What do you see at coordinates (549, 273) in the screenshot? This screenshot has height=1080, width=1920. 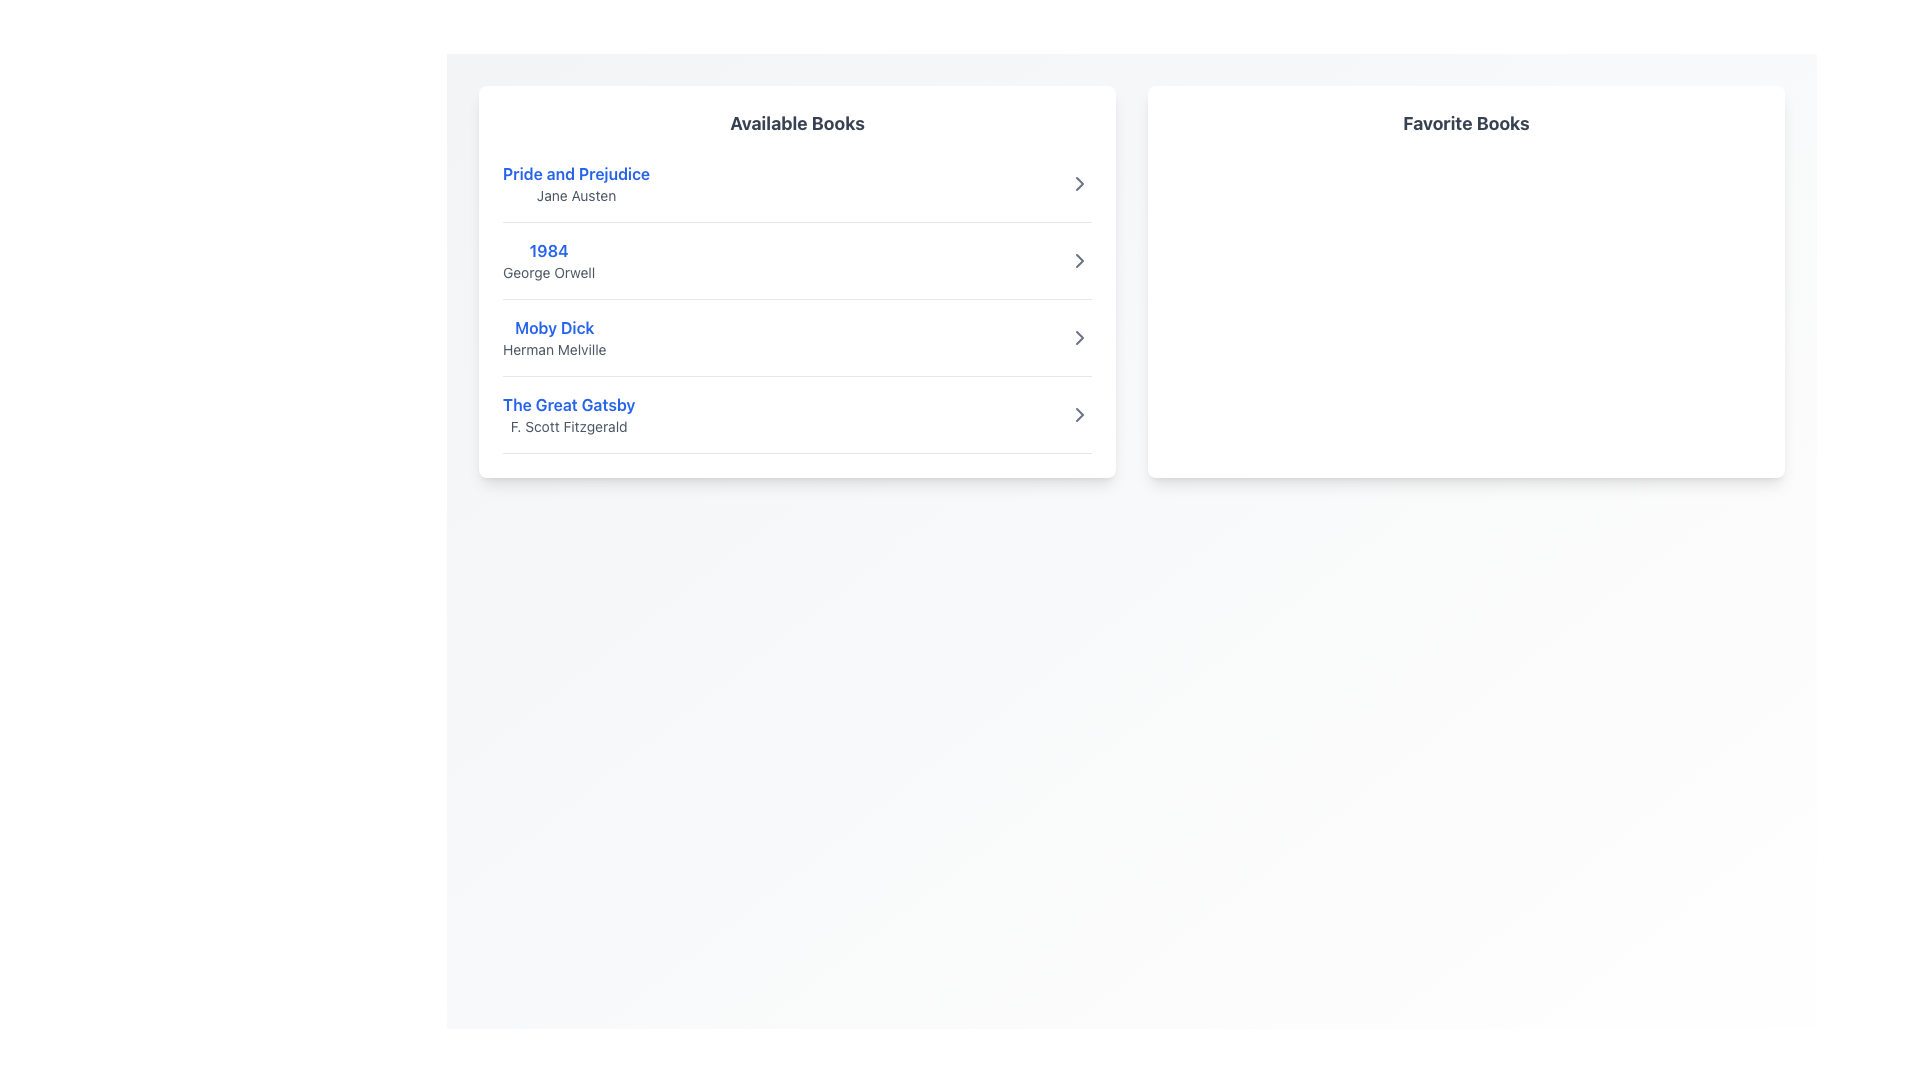 I see `text label displaying 'George Orwell', which is styled in gray and located beneath the '1984' title in the Available Books list` at bounding box center [549, 273].